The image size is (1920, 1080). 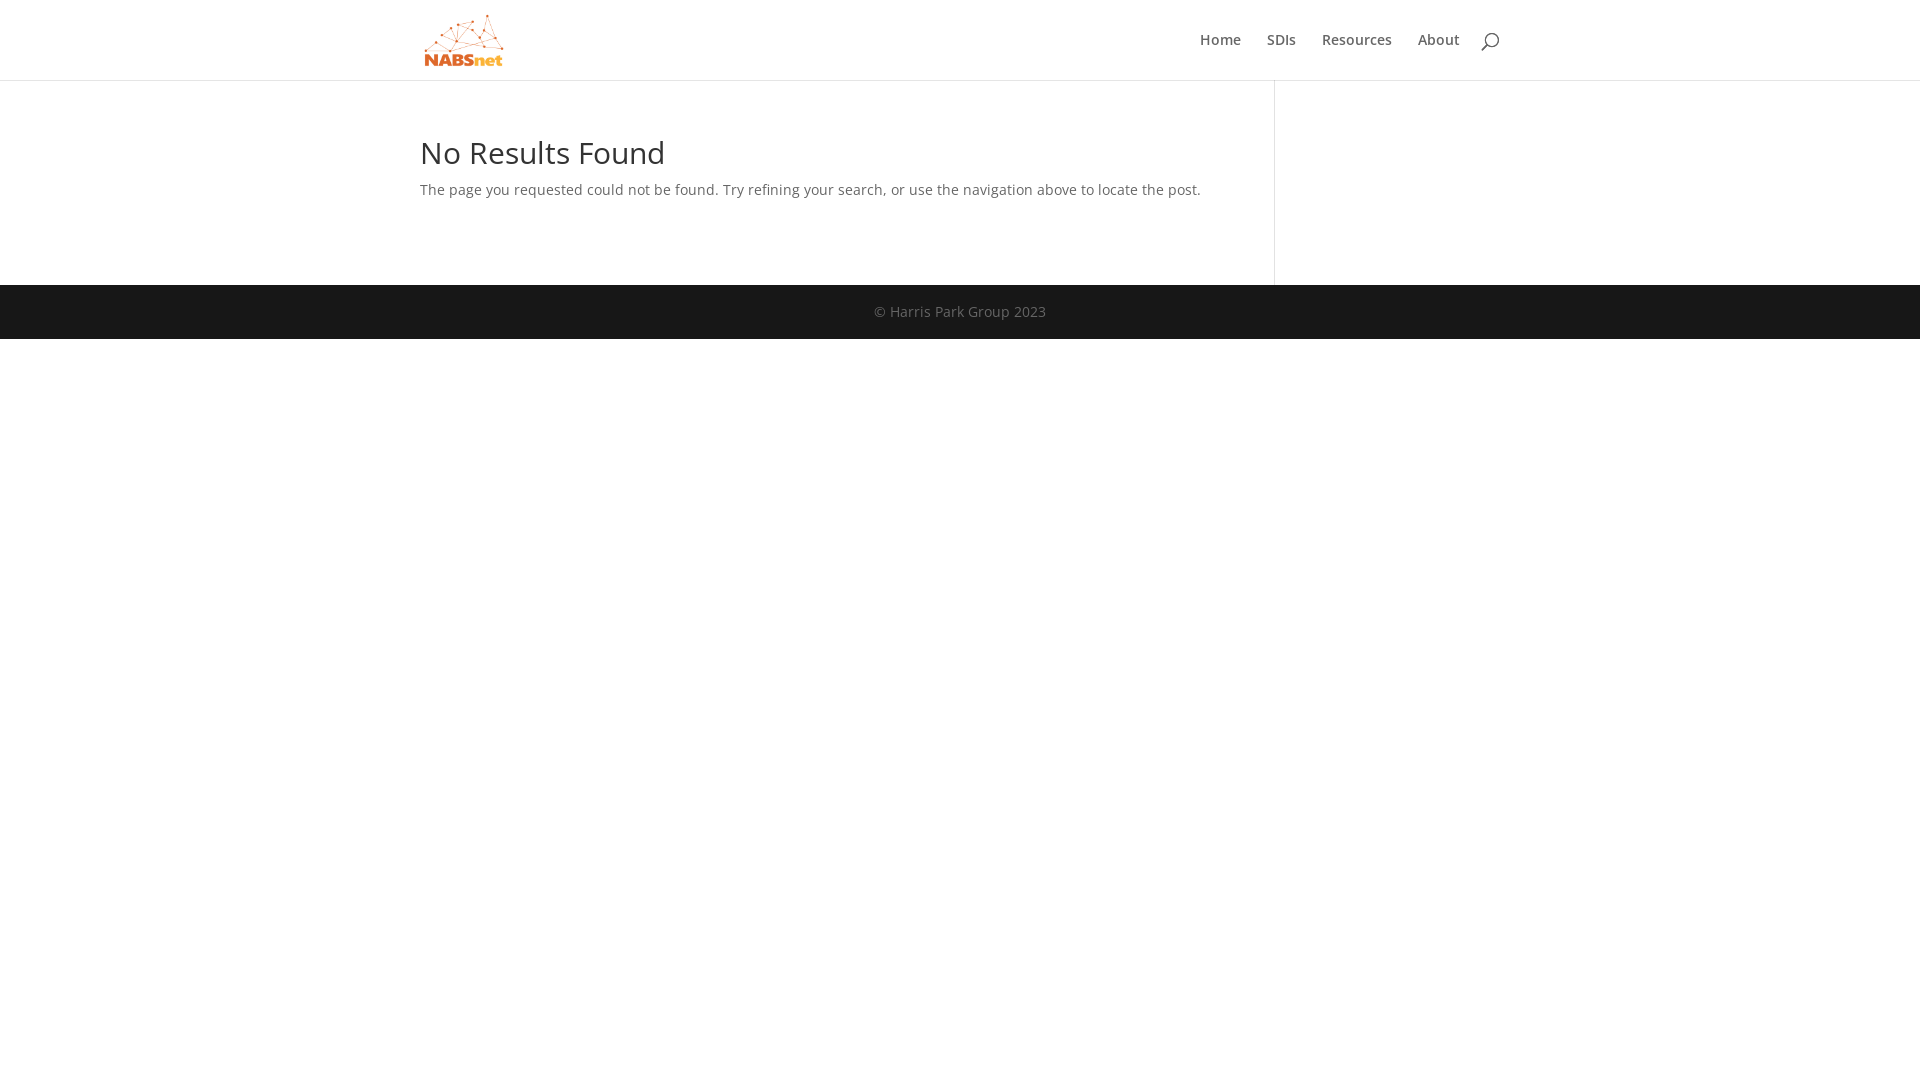 What do you see at coordinates (1281, 55) in the screenshot?
I see `'SDIs'` at bounding box center [1281, 55].